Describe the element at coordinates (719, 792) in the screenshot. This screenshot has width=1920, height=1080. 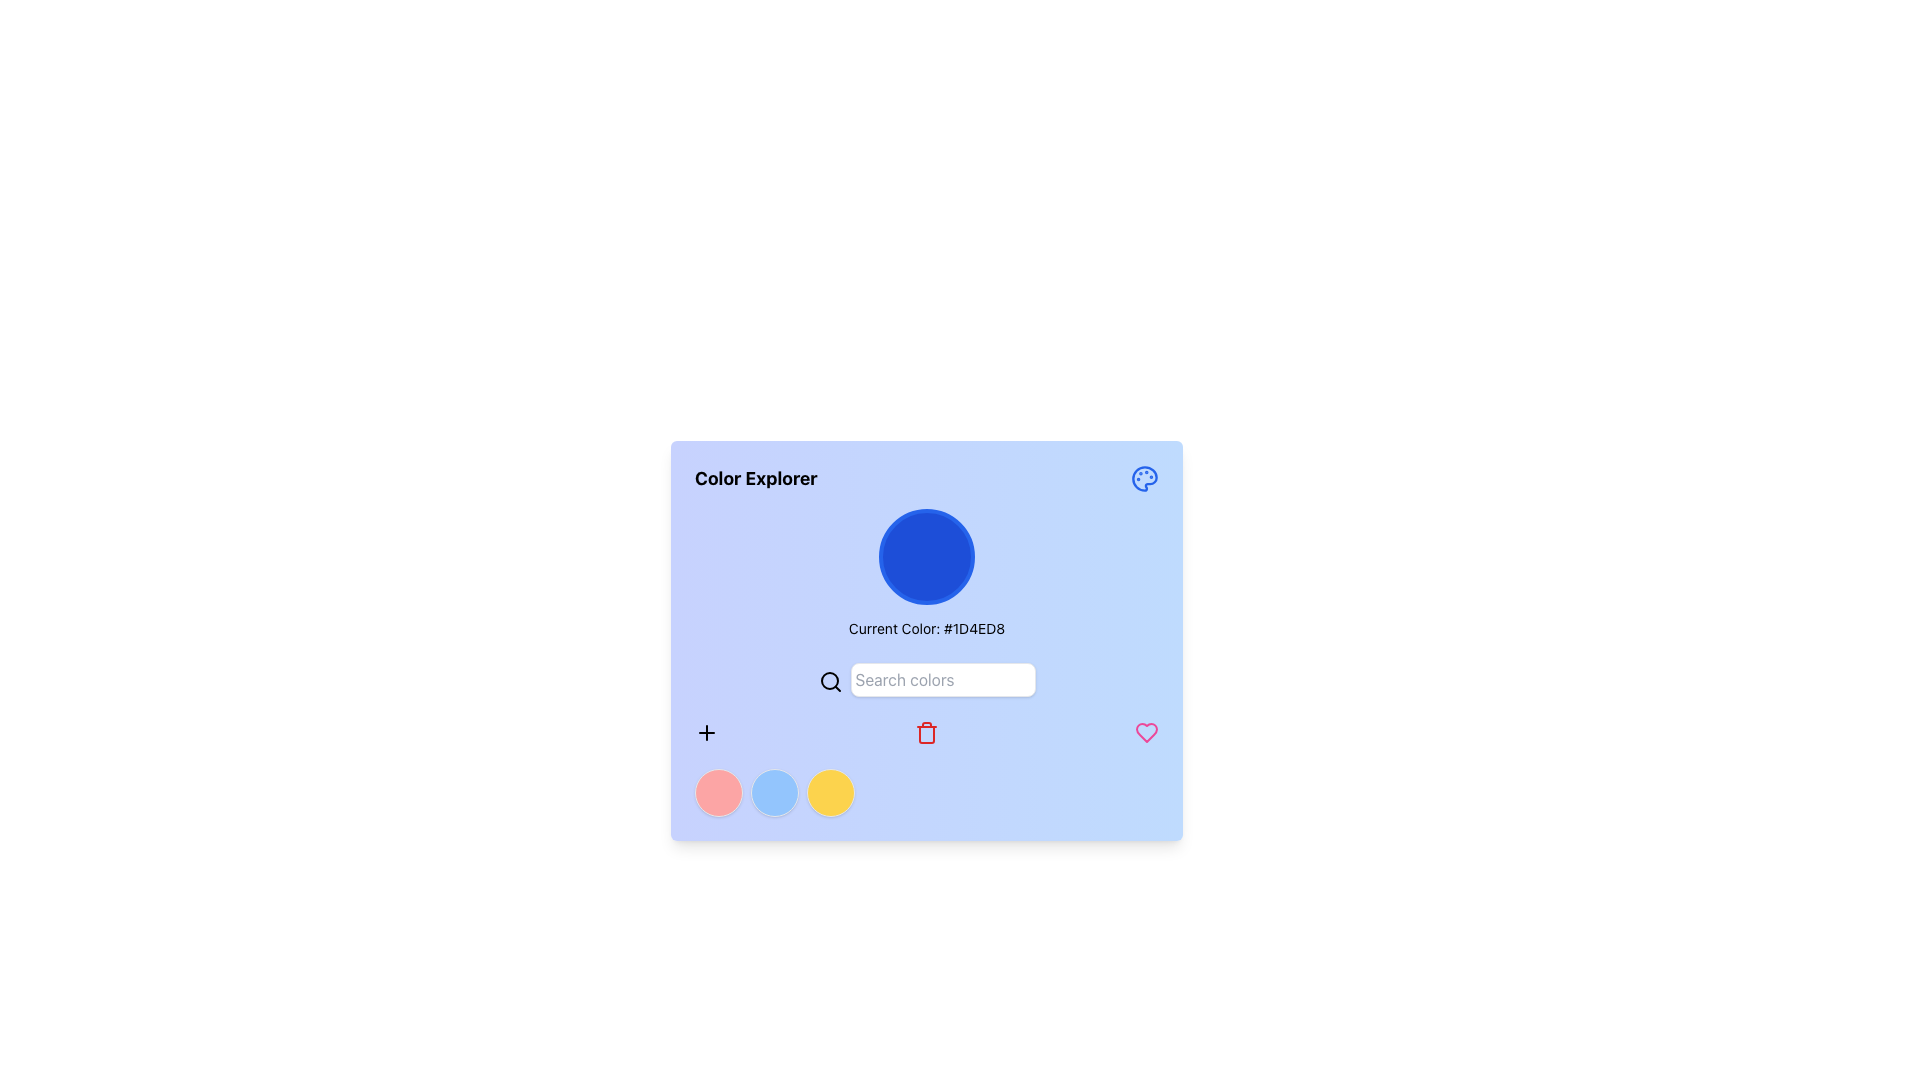
I see `the leftmost circular button` at that location.